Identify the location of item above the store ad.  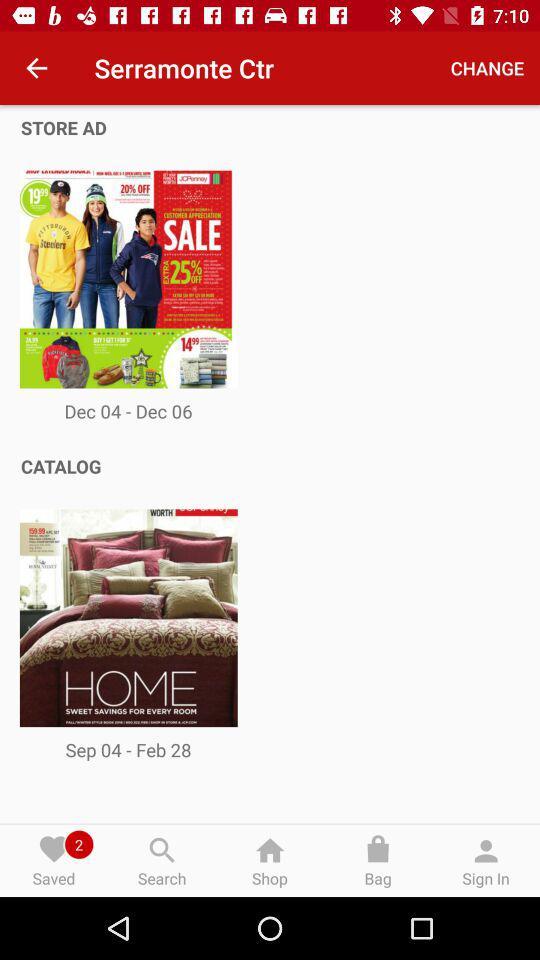
(36, 68).